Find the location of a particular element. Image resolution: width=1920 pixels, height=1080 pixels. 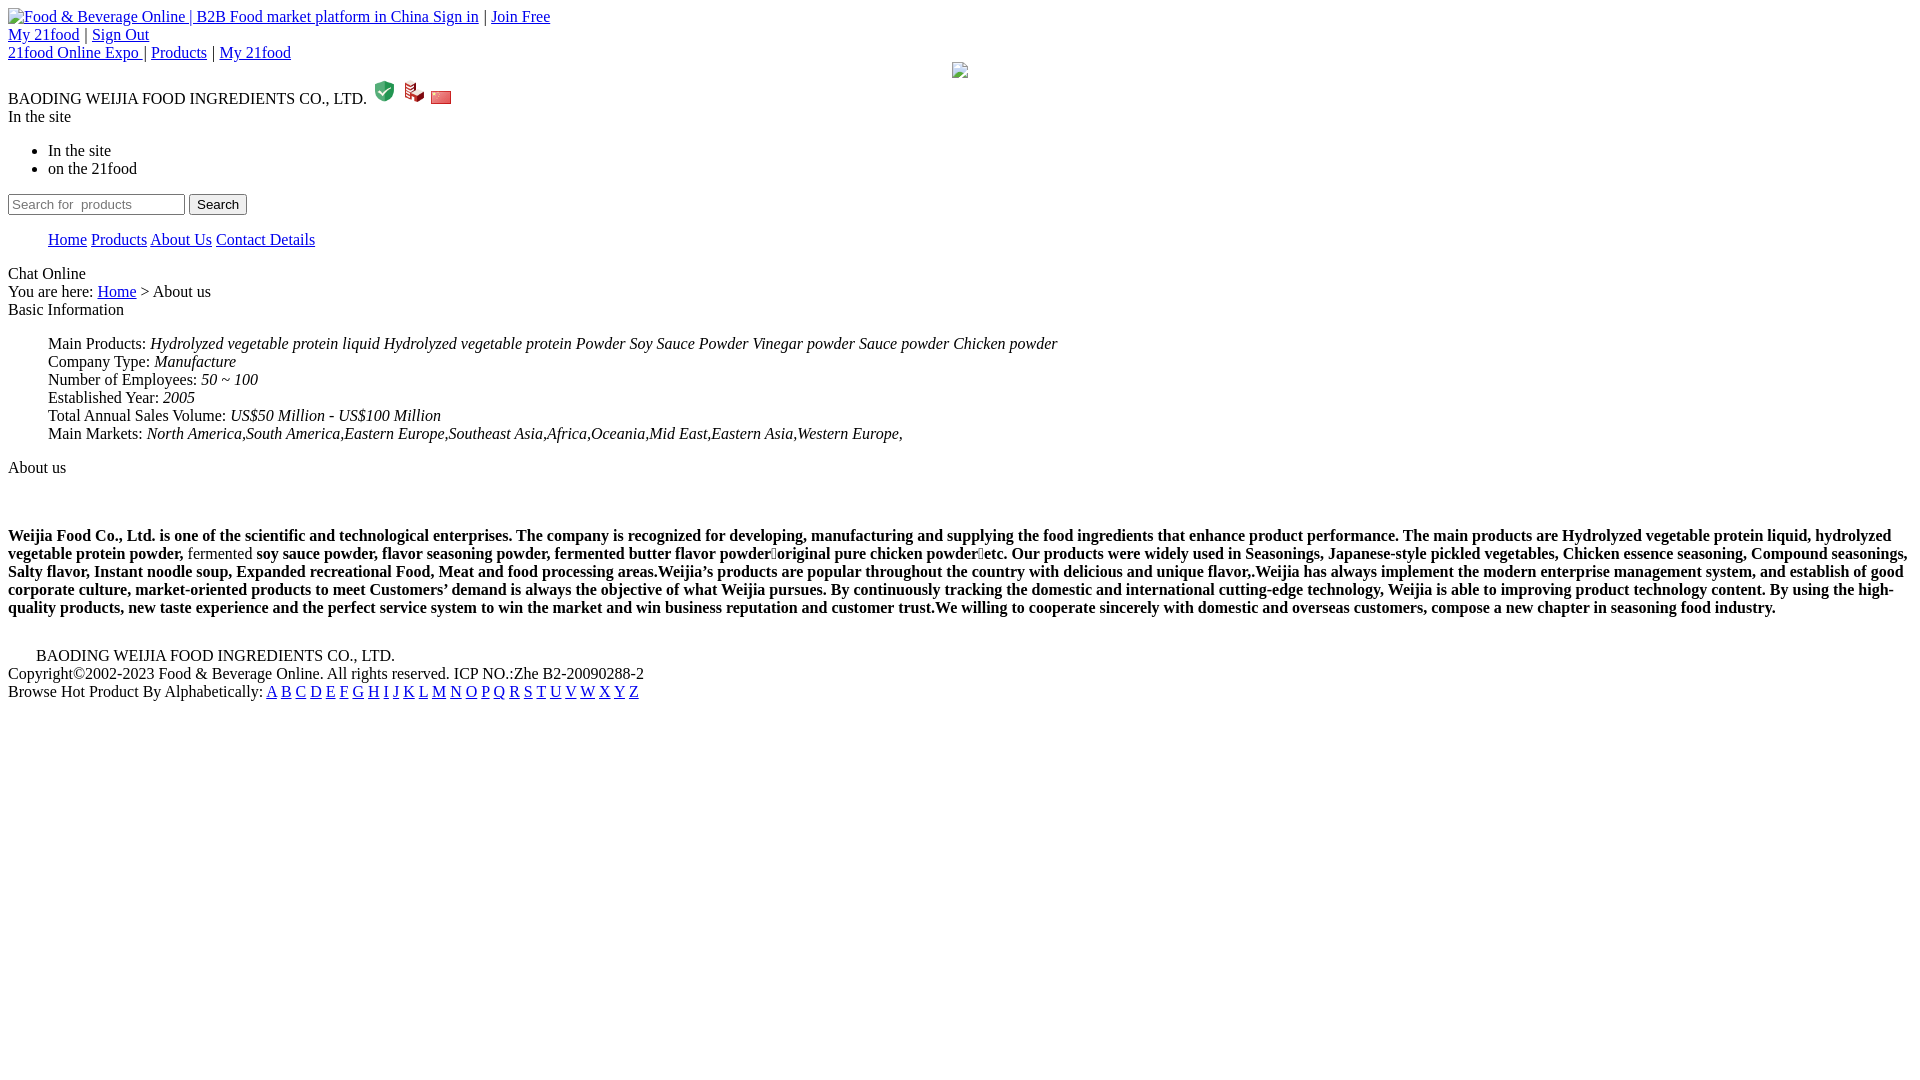

'D' is located at coordinates (315, 690).